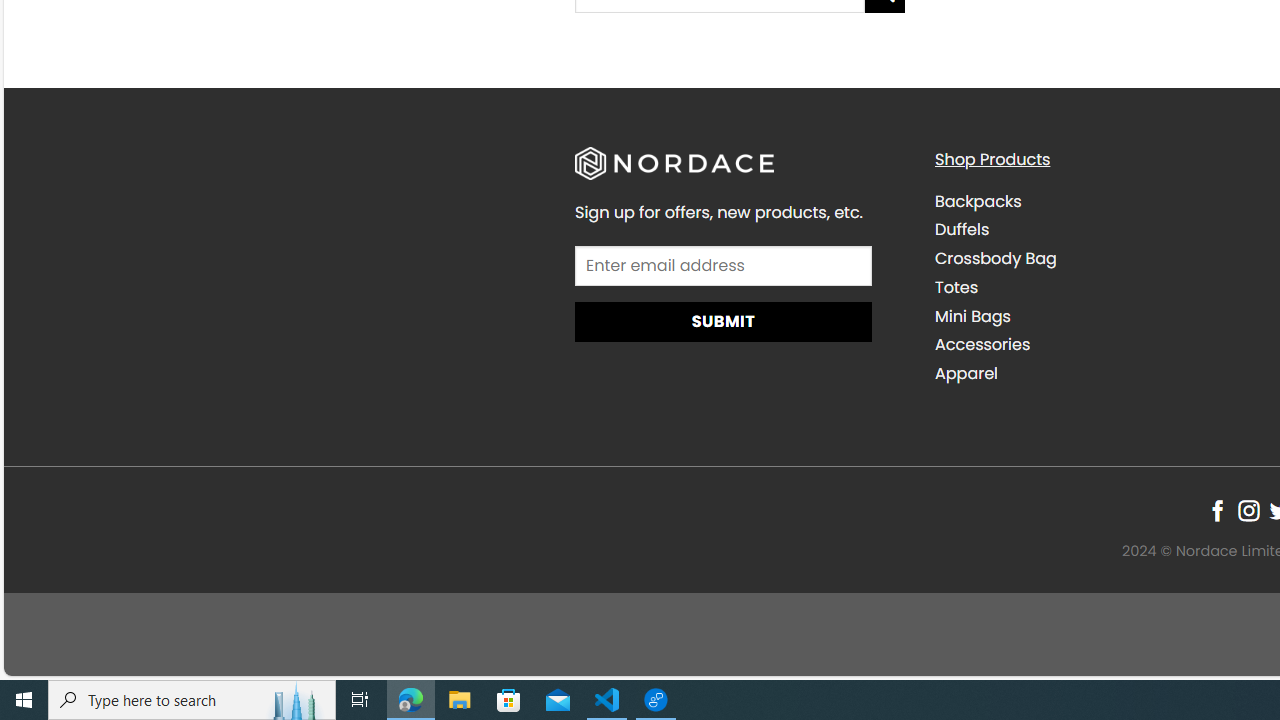 The width and height of the screenshot is (1280, 720). I want to click on 'Apparel', so click(966, 374).